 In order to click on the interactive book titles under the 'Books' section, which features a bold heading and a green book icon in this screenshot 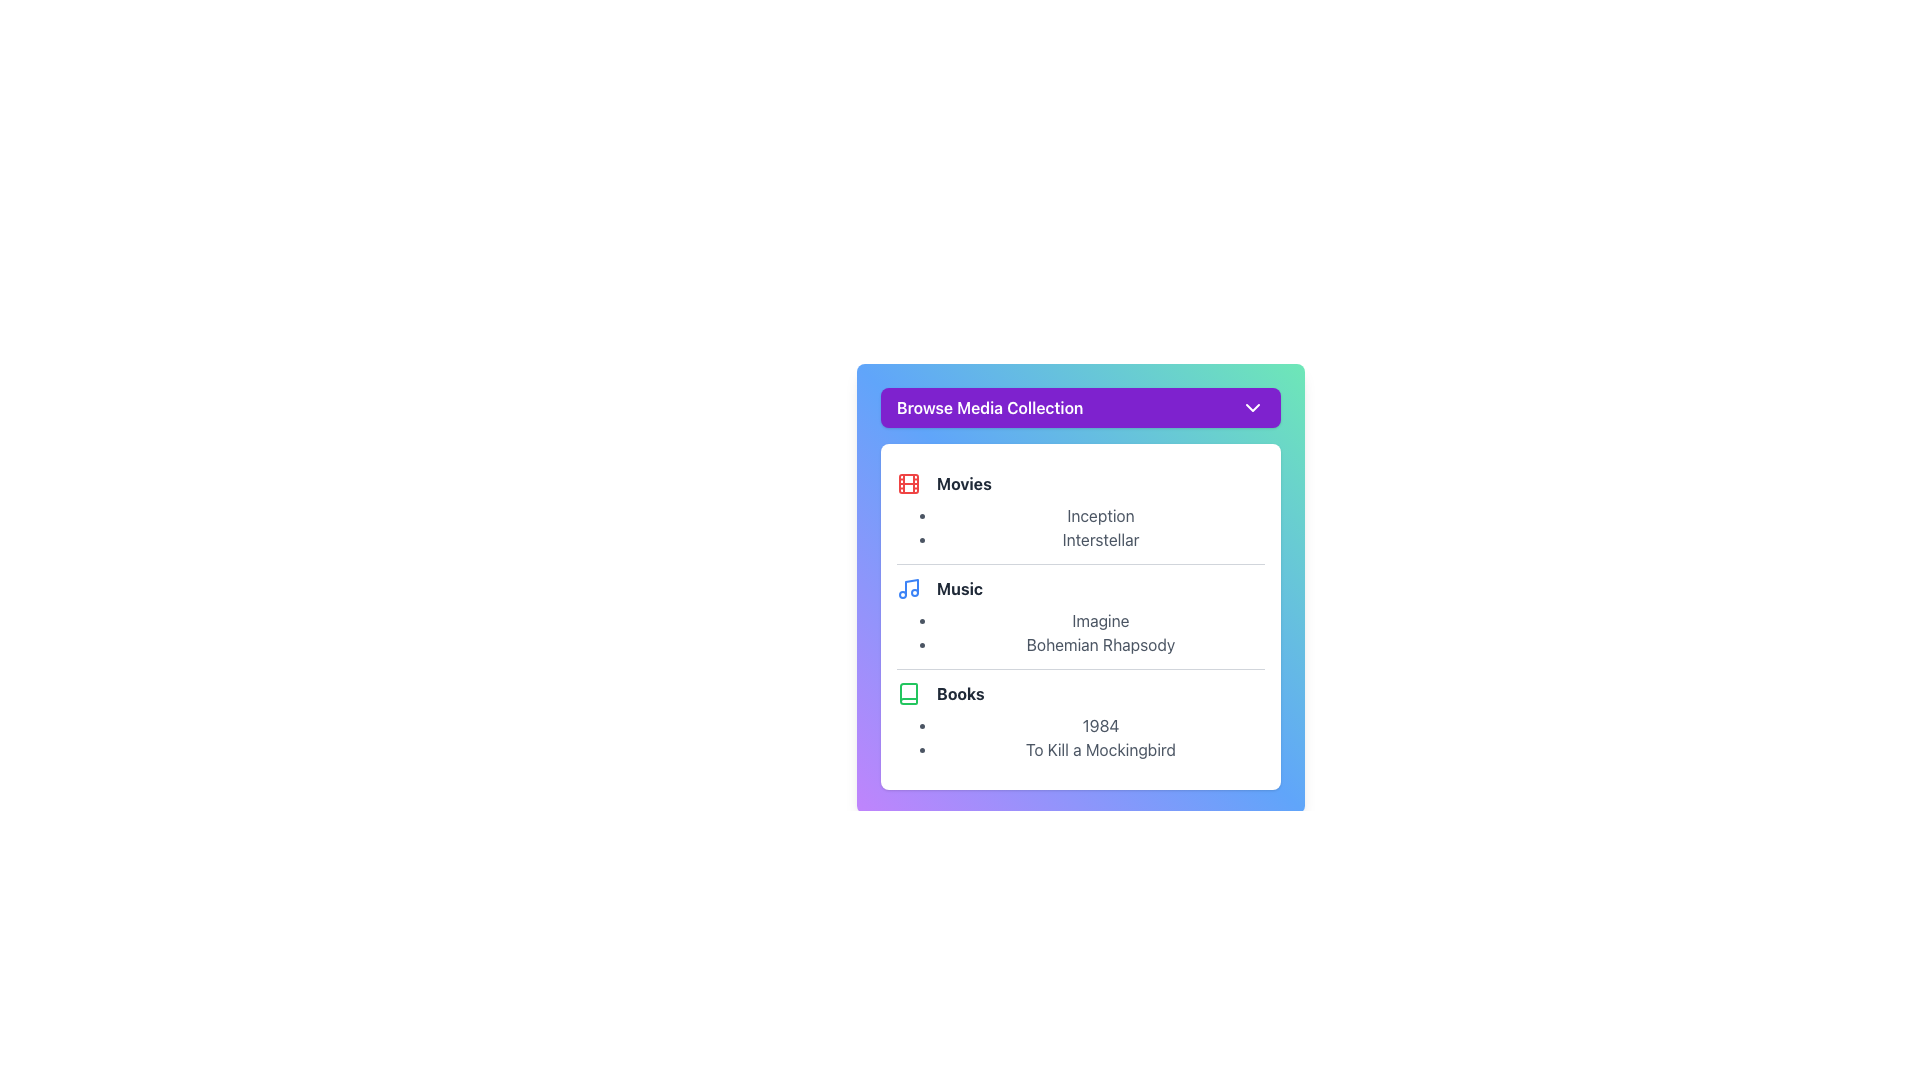, I will do `click(1079, 721)`.